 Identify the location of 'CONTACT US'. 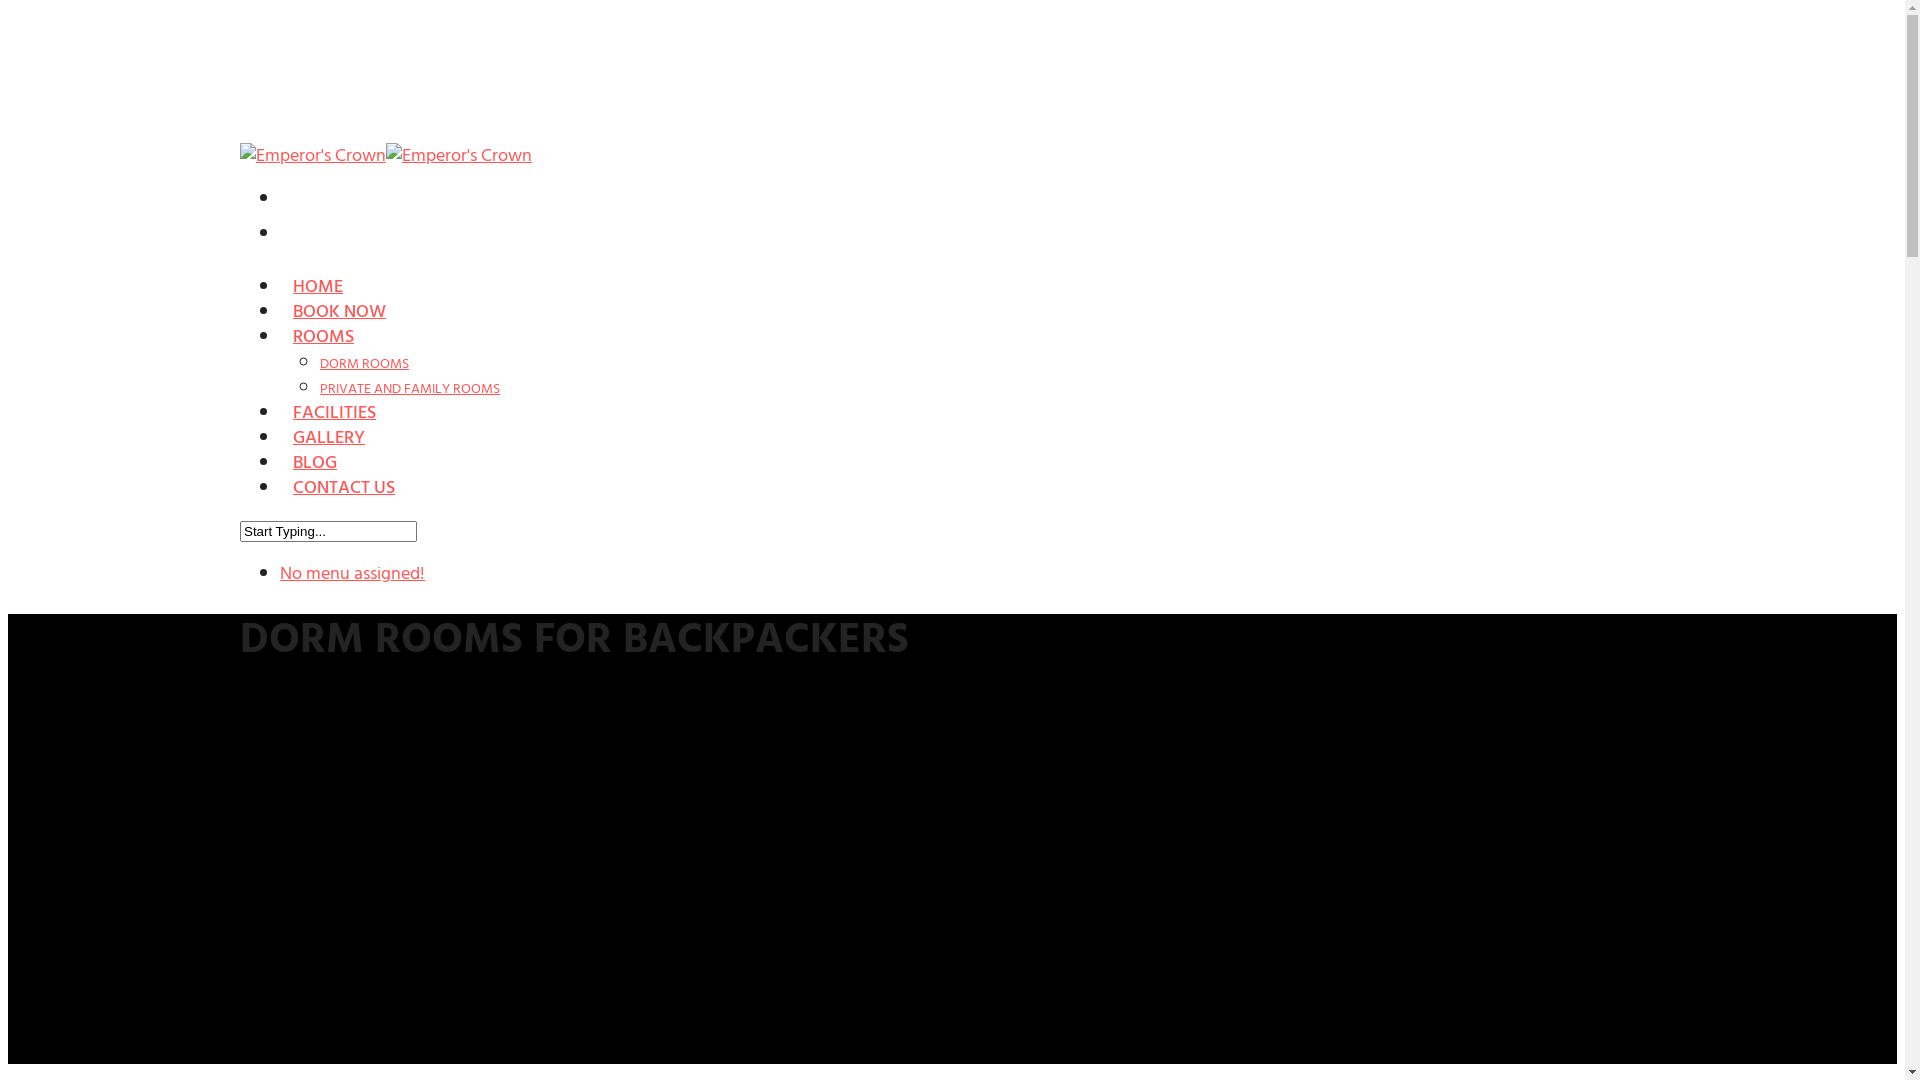
(344, 499).